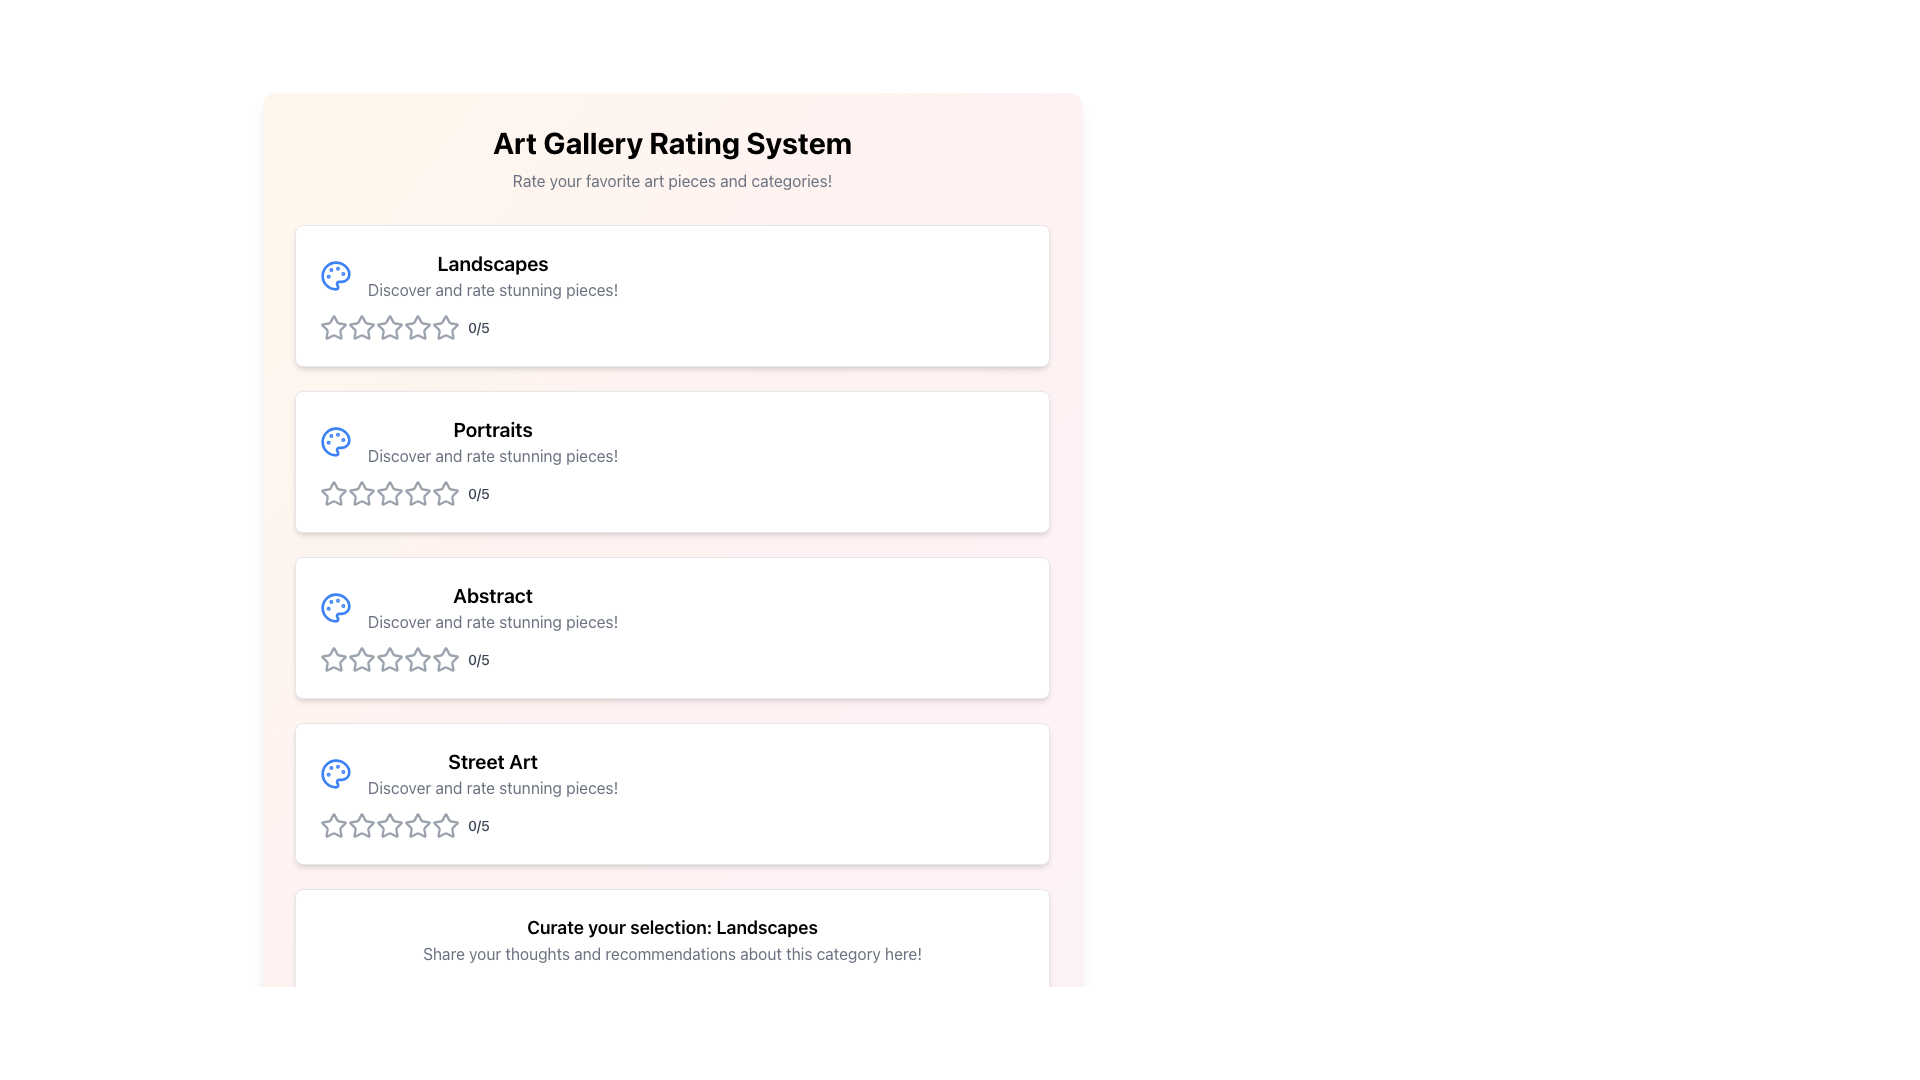 The image size is (1920, 1080). Describe the element at coordinates (493, 607) in the screenshot. I see `text from the Textual Header which contains the title 'Abstract' and subtitle 'Discover and rate stunning pieces!' located in the third card from the top` at that location.